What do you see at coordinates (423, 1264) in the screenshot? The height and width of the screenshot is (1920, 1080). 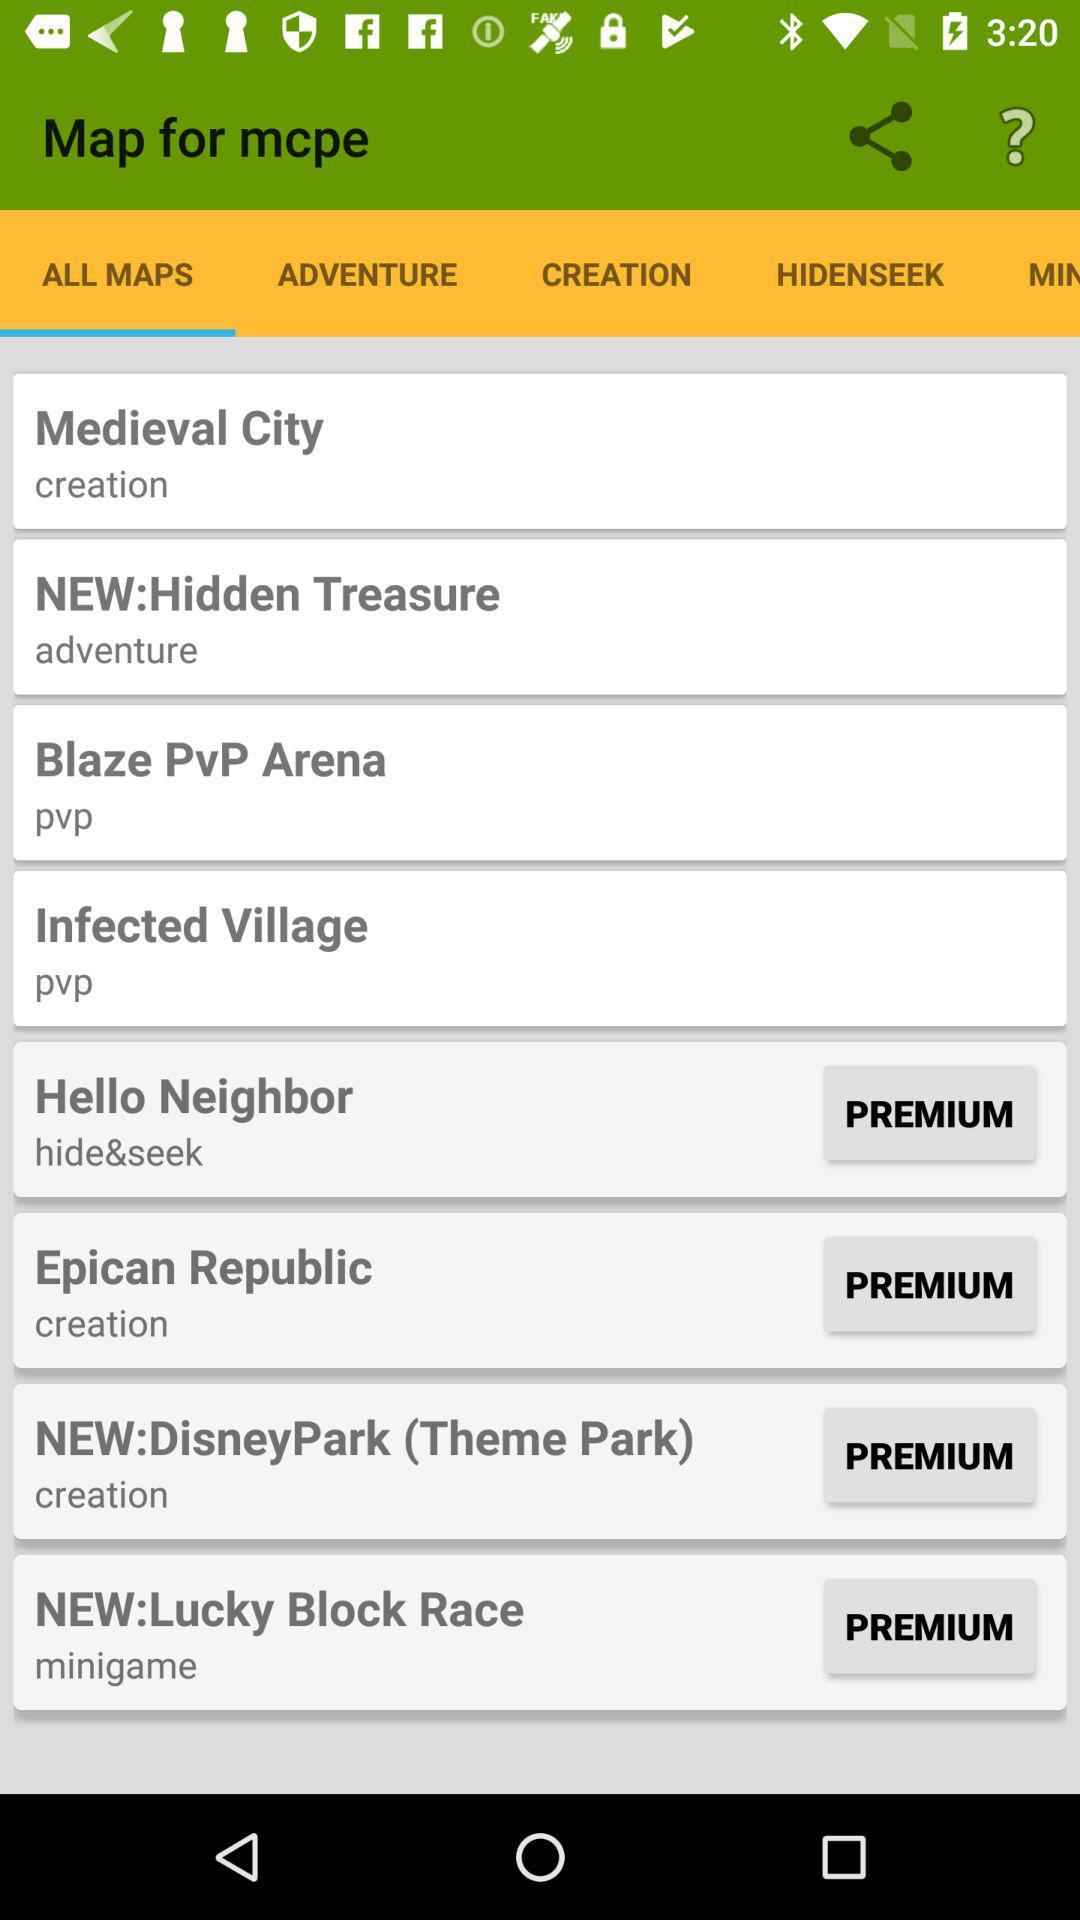 I see `icon below hide&seek item` at bounding box center [423, 1264].